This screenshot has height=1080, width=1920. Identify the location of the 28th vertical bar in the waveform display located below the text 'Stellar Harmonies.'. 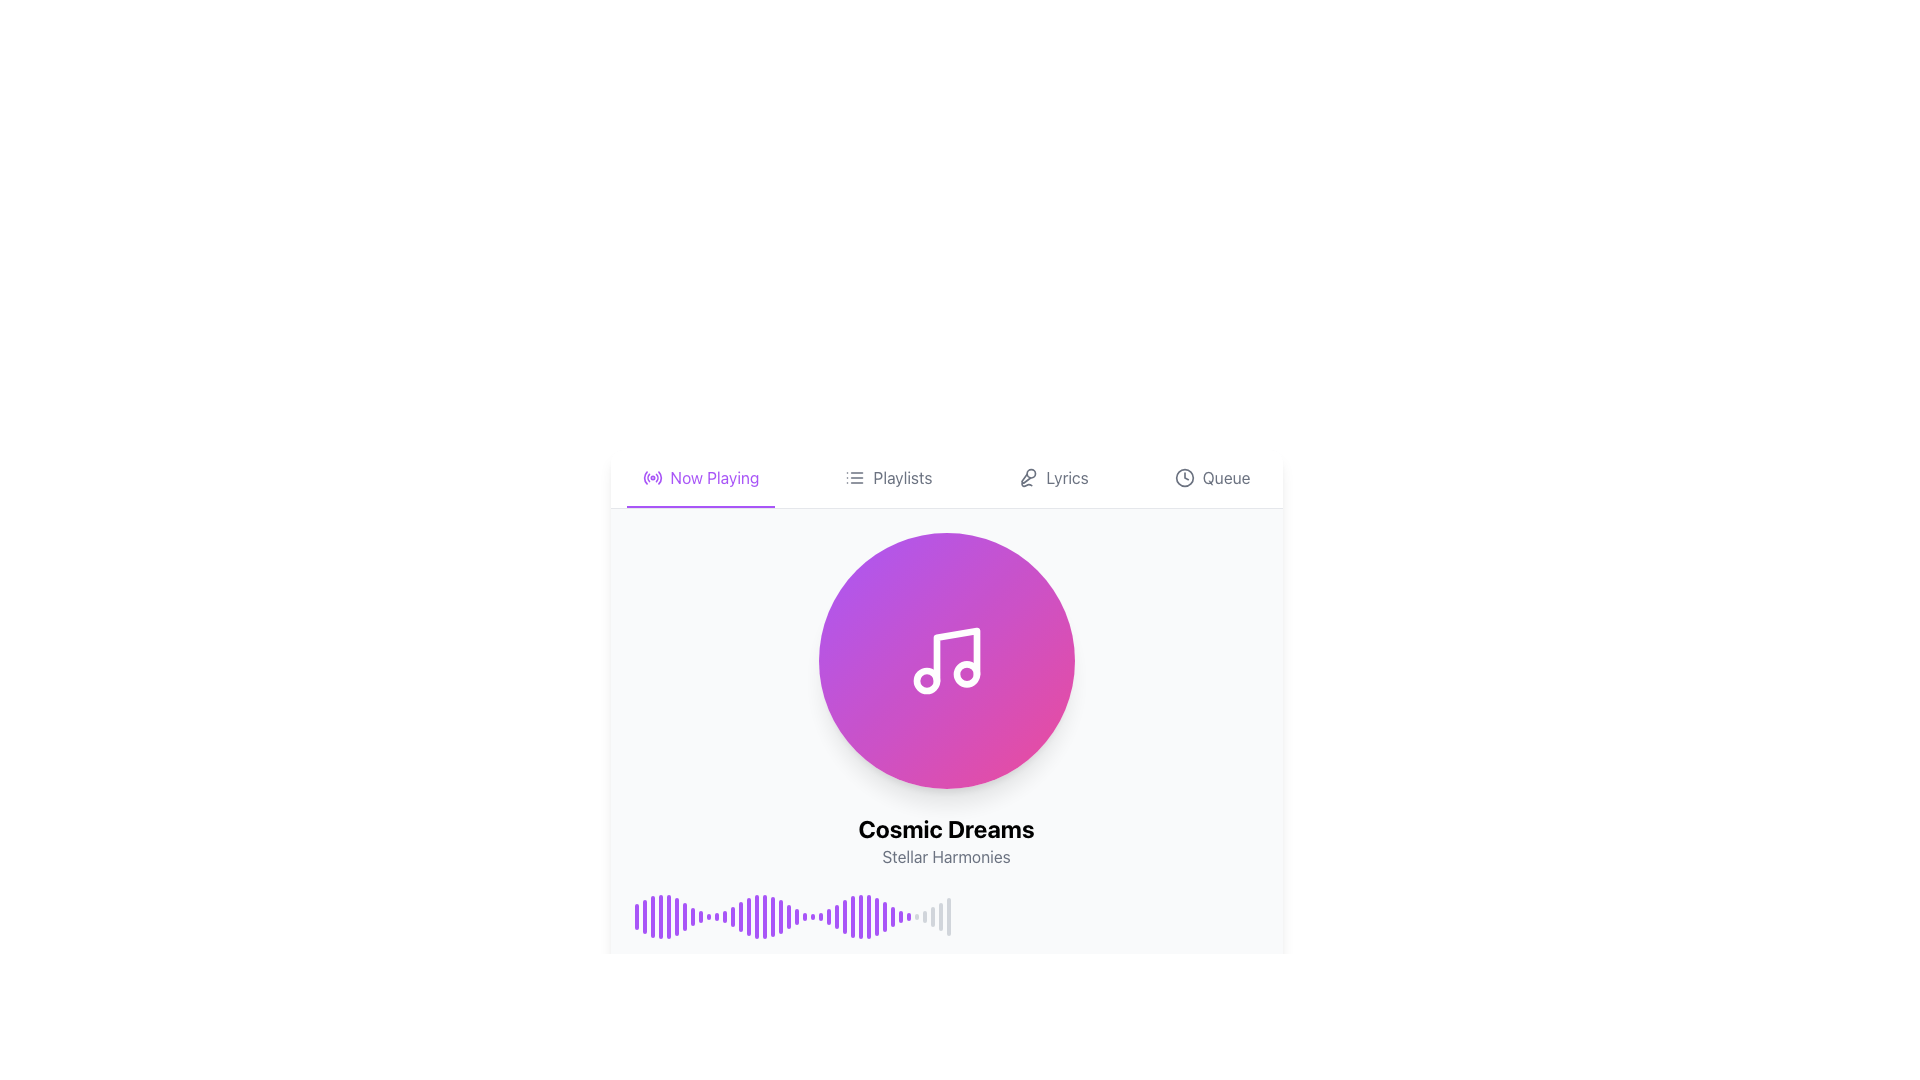
(852, 917).